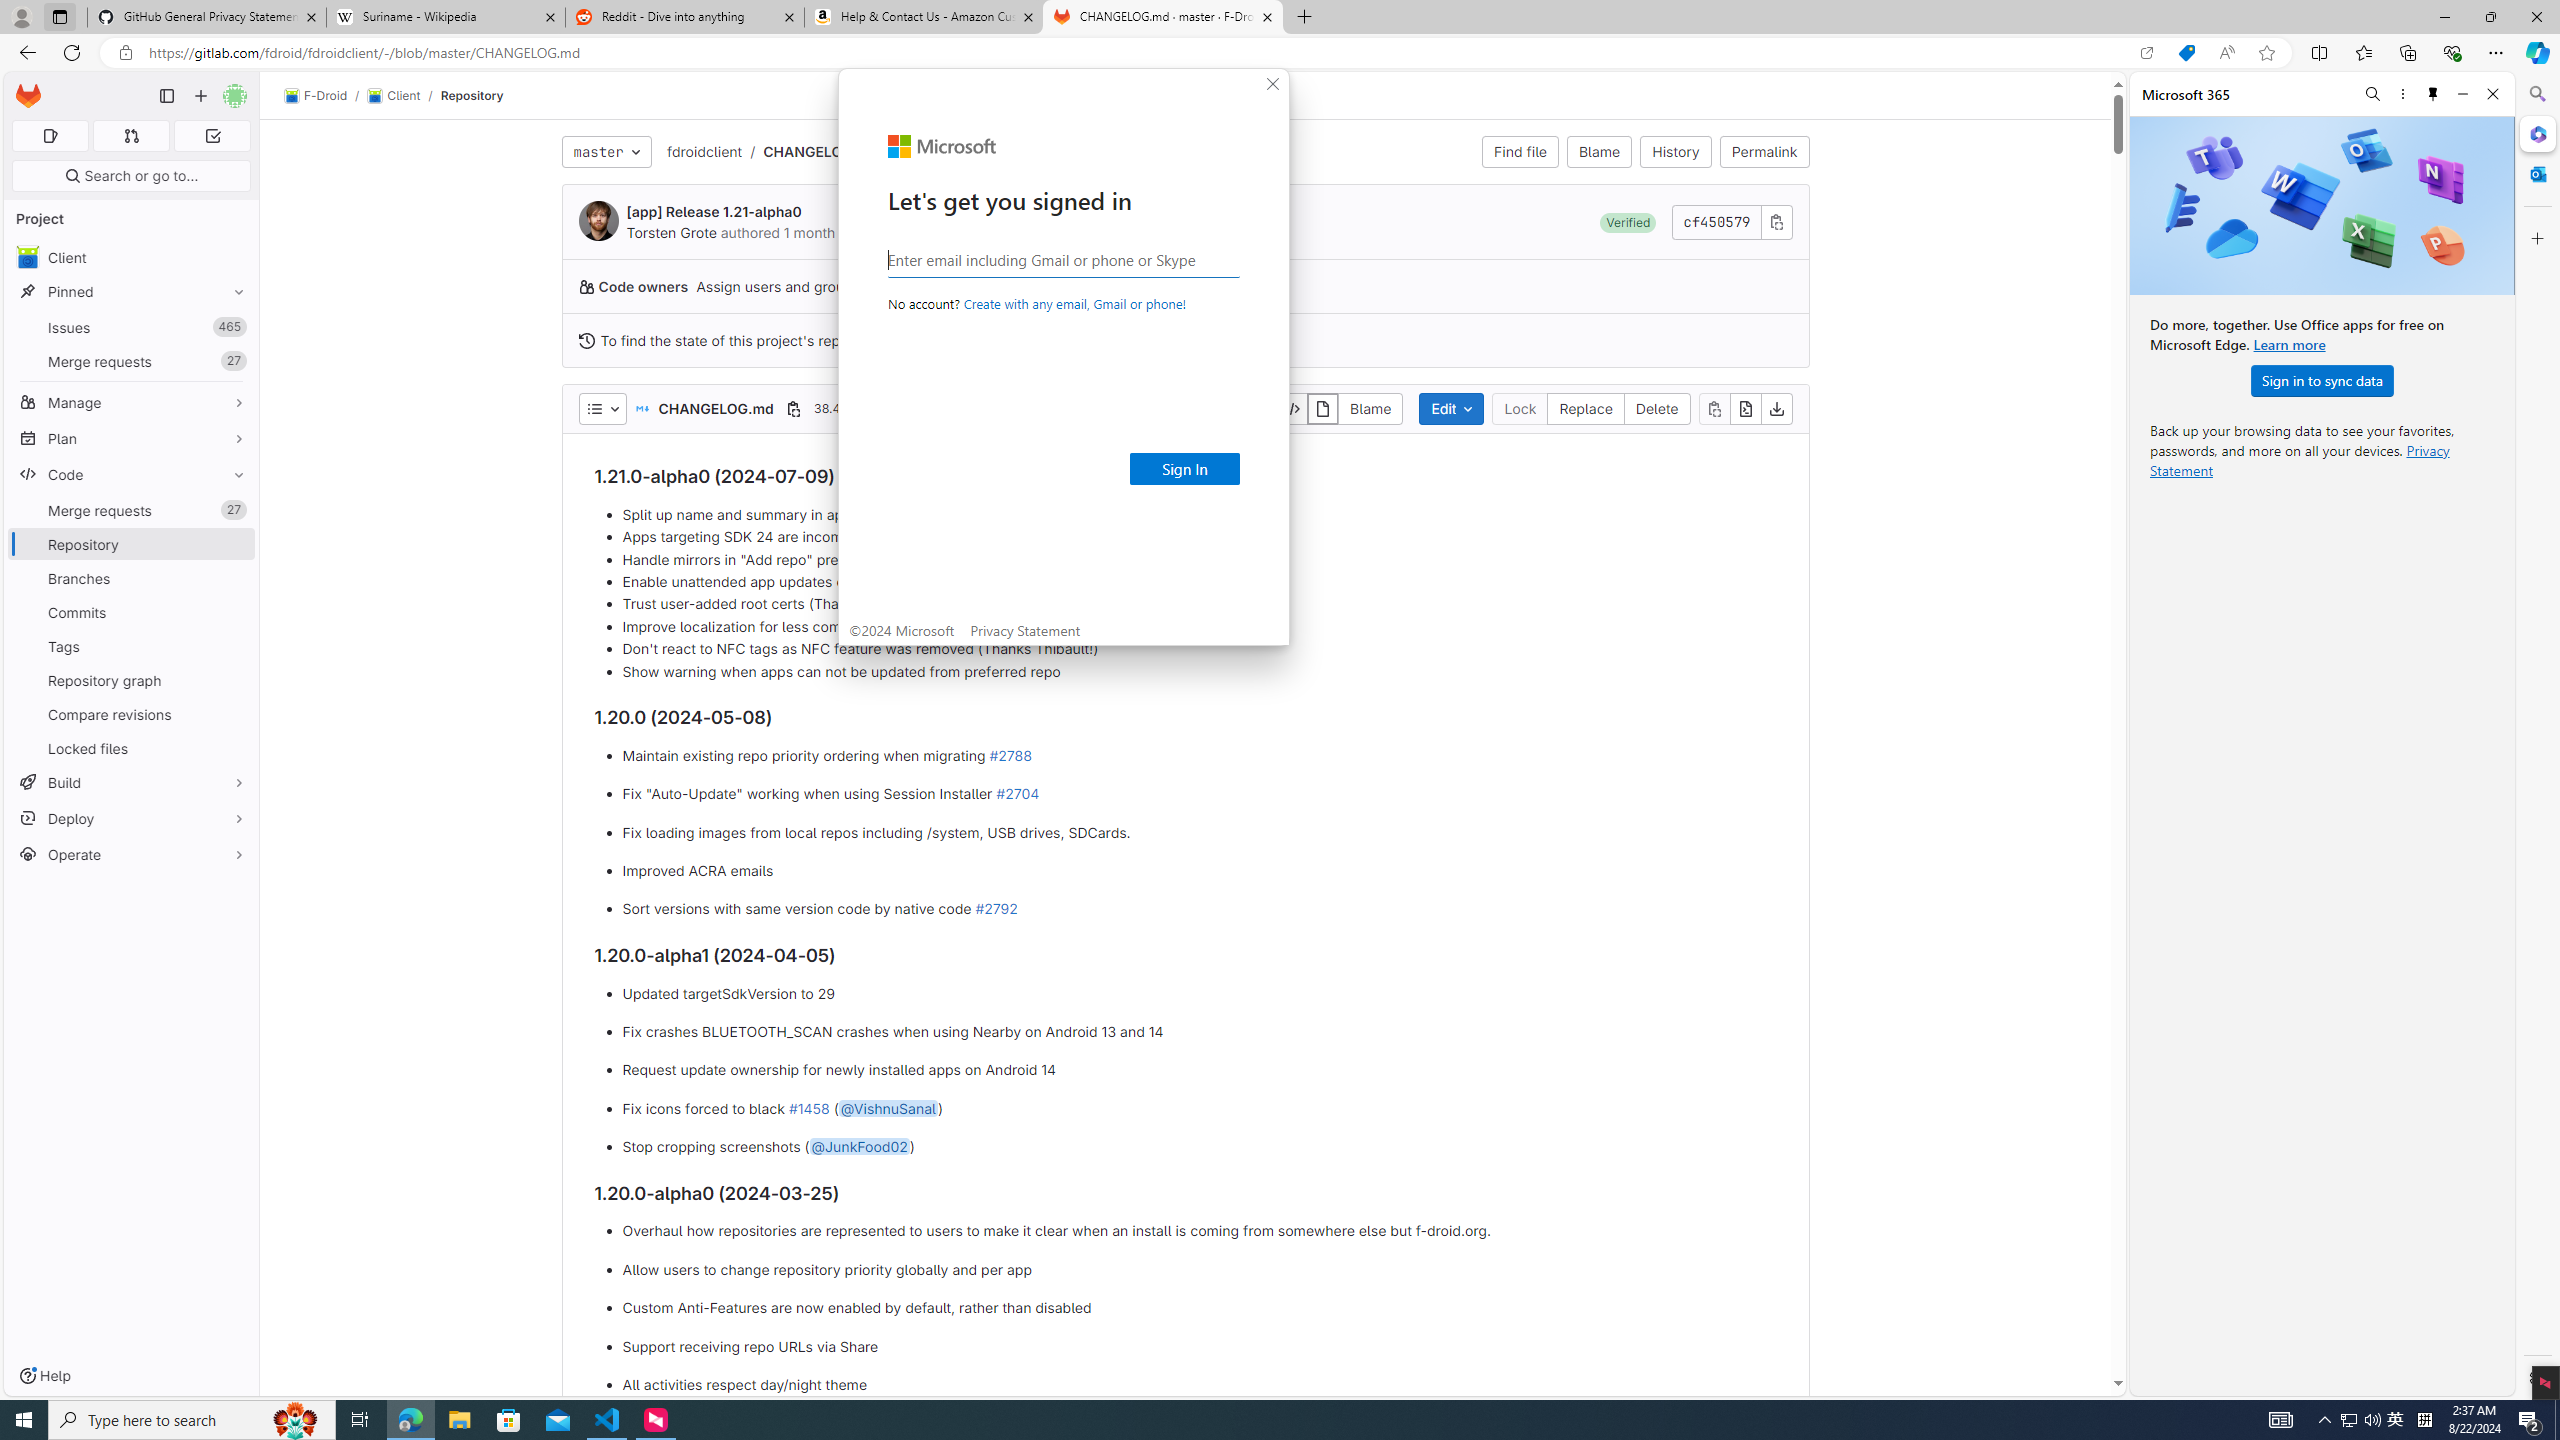 This screenshot has height=1440, width=2560. Describe the element at coordinates (233, 747) in the screenshot. I see `'Pin Locked files'` at that location.